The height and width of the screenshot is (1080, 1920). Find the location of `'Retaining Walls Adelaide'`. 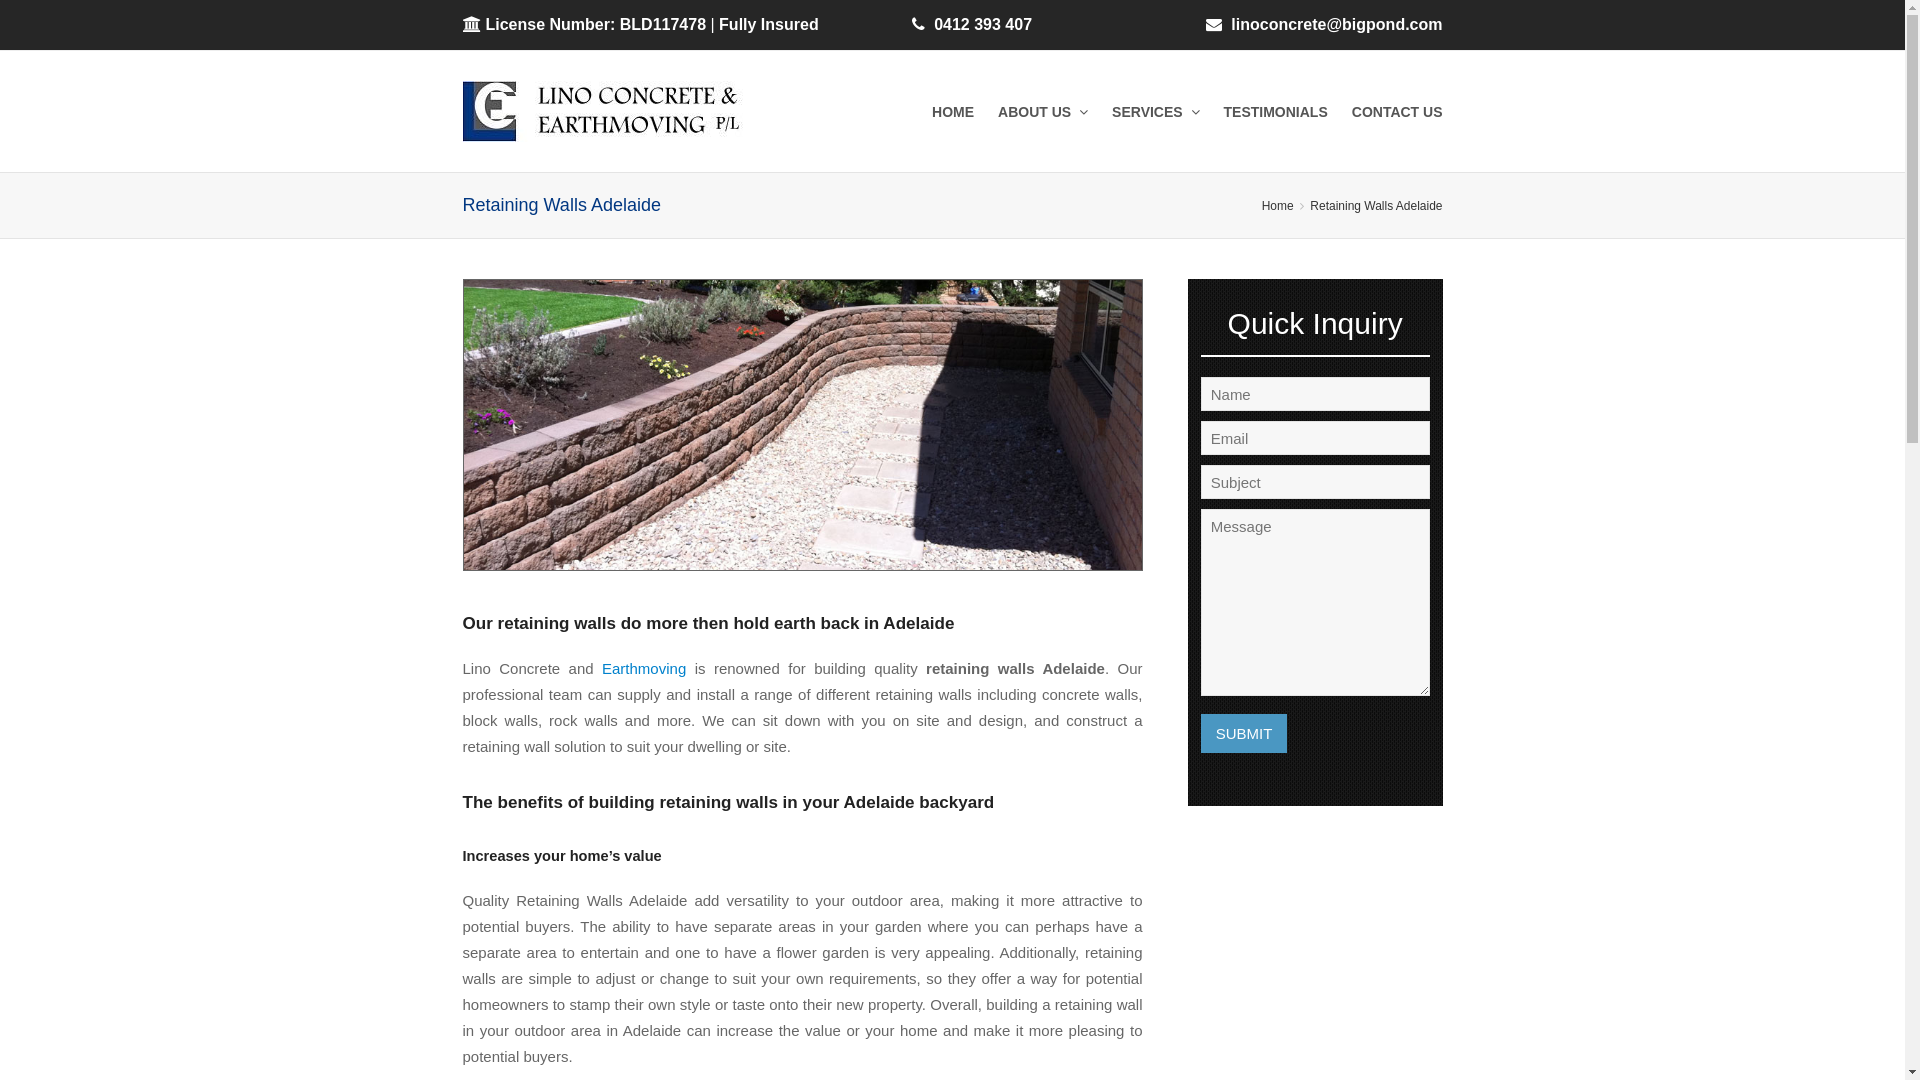

'Retaining Walls Adelaide' is located at coordinates (1375, 205).